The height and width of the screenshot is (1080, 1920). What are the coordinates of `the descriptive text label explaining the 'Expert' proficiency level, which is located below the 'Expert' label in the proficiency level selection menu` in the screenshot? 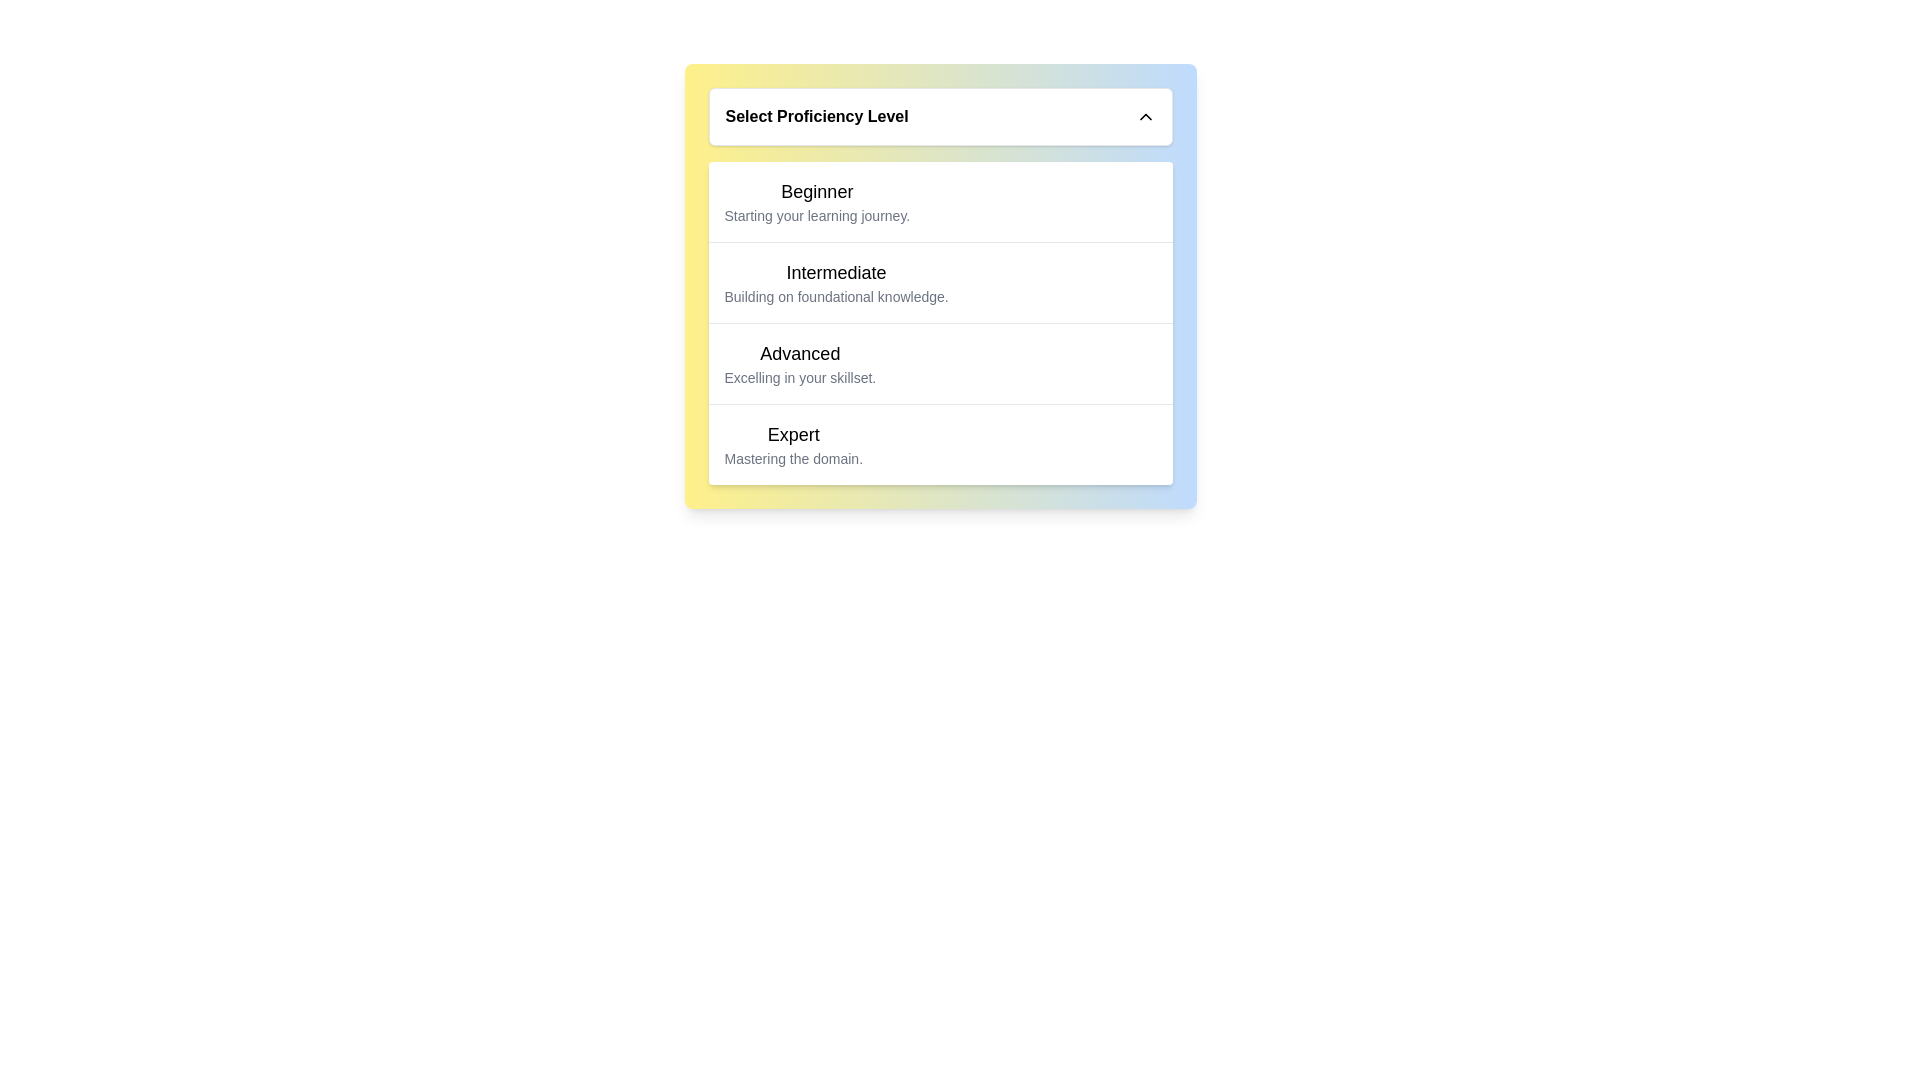 It's located at (792, 459).